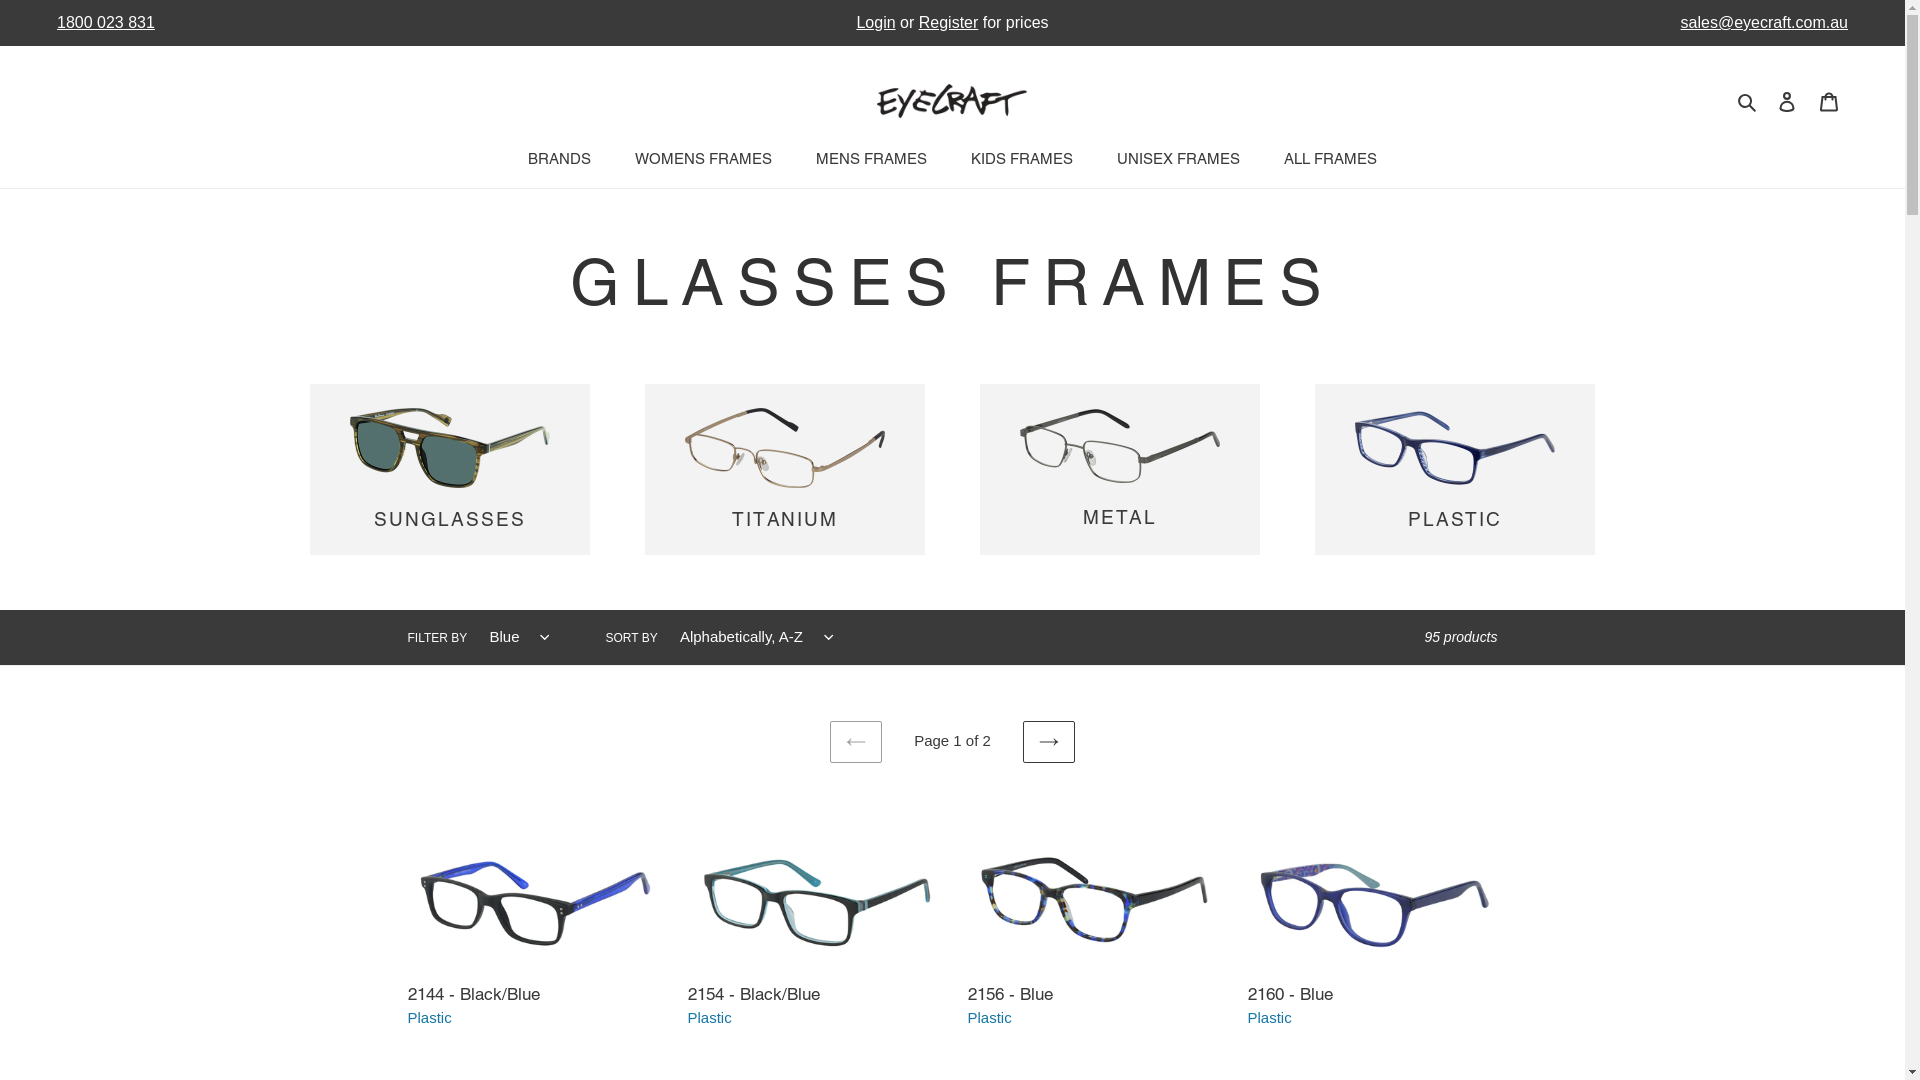 This screenshot has height=1080, width=1920. I want to click on 'UNISEX FRAMES', so click(1178, 160).